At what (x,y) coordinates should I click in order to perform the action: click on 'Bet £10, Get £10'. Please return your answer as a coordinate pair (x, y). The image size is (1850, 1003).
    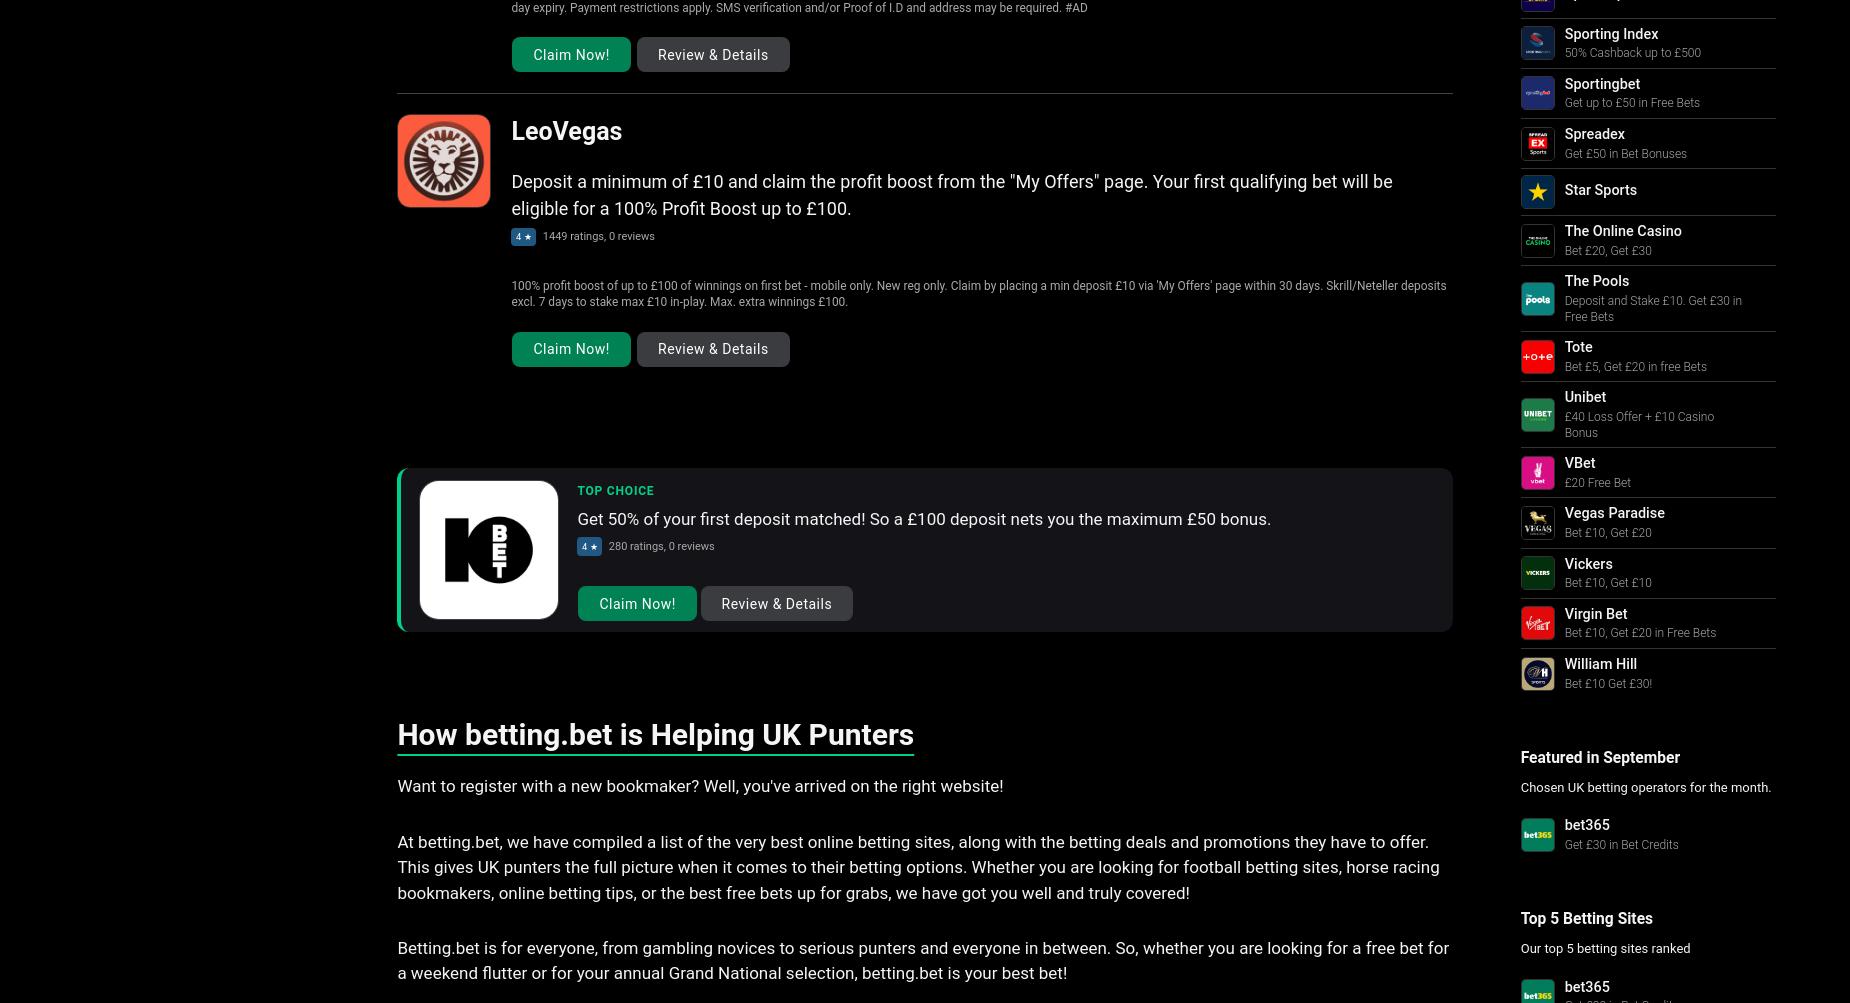
    Looking at the image, I should click on (1607, 582).